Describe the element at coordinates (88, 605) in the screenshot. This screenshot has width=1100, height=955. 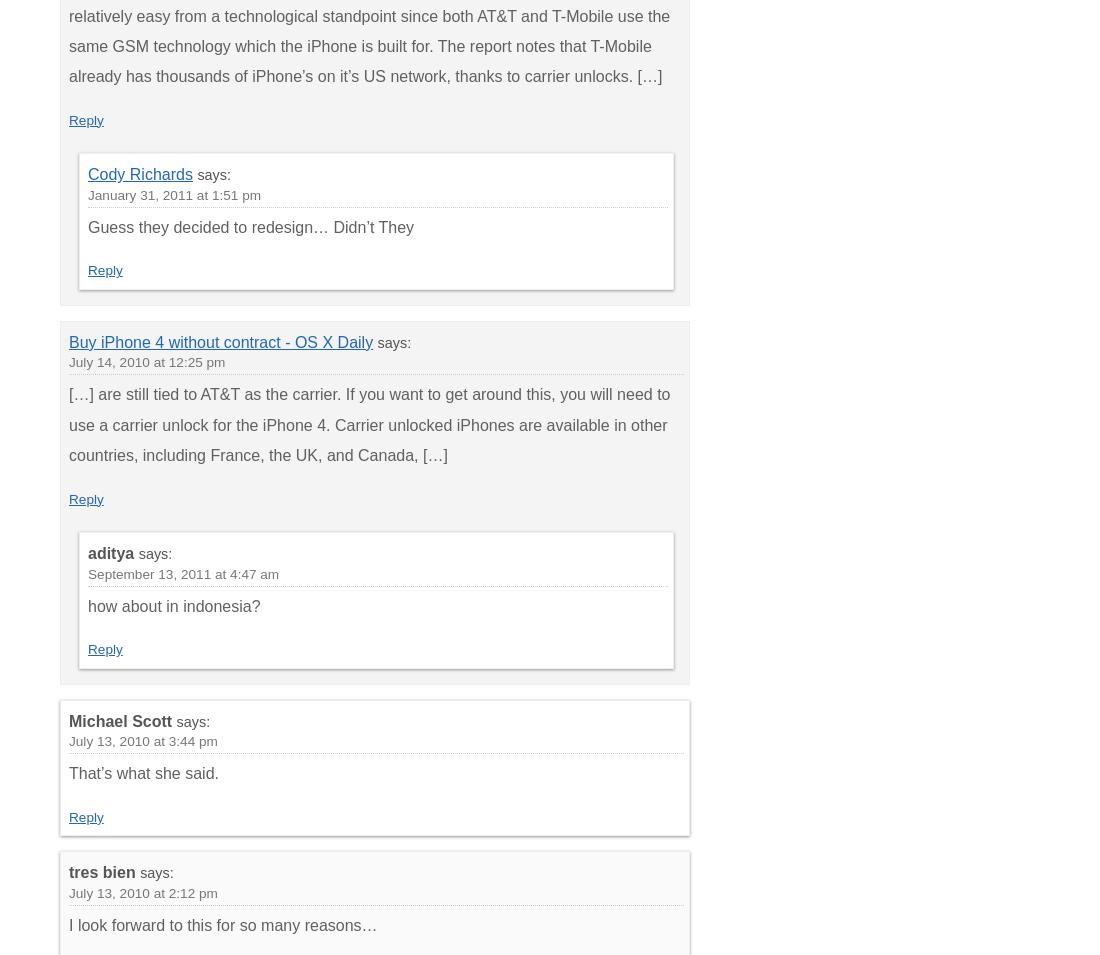
I see `'how about in indonesia?'` at that location.